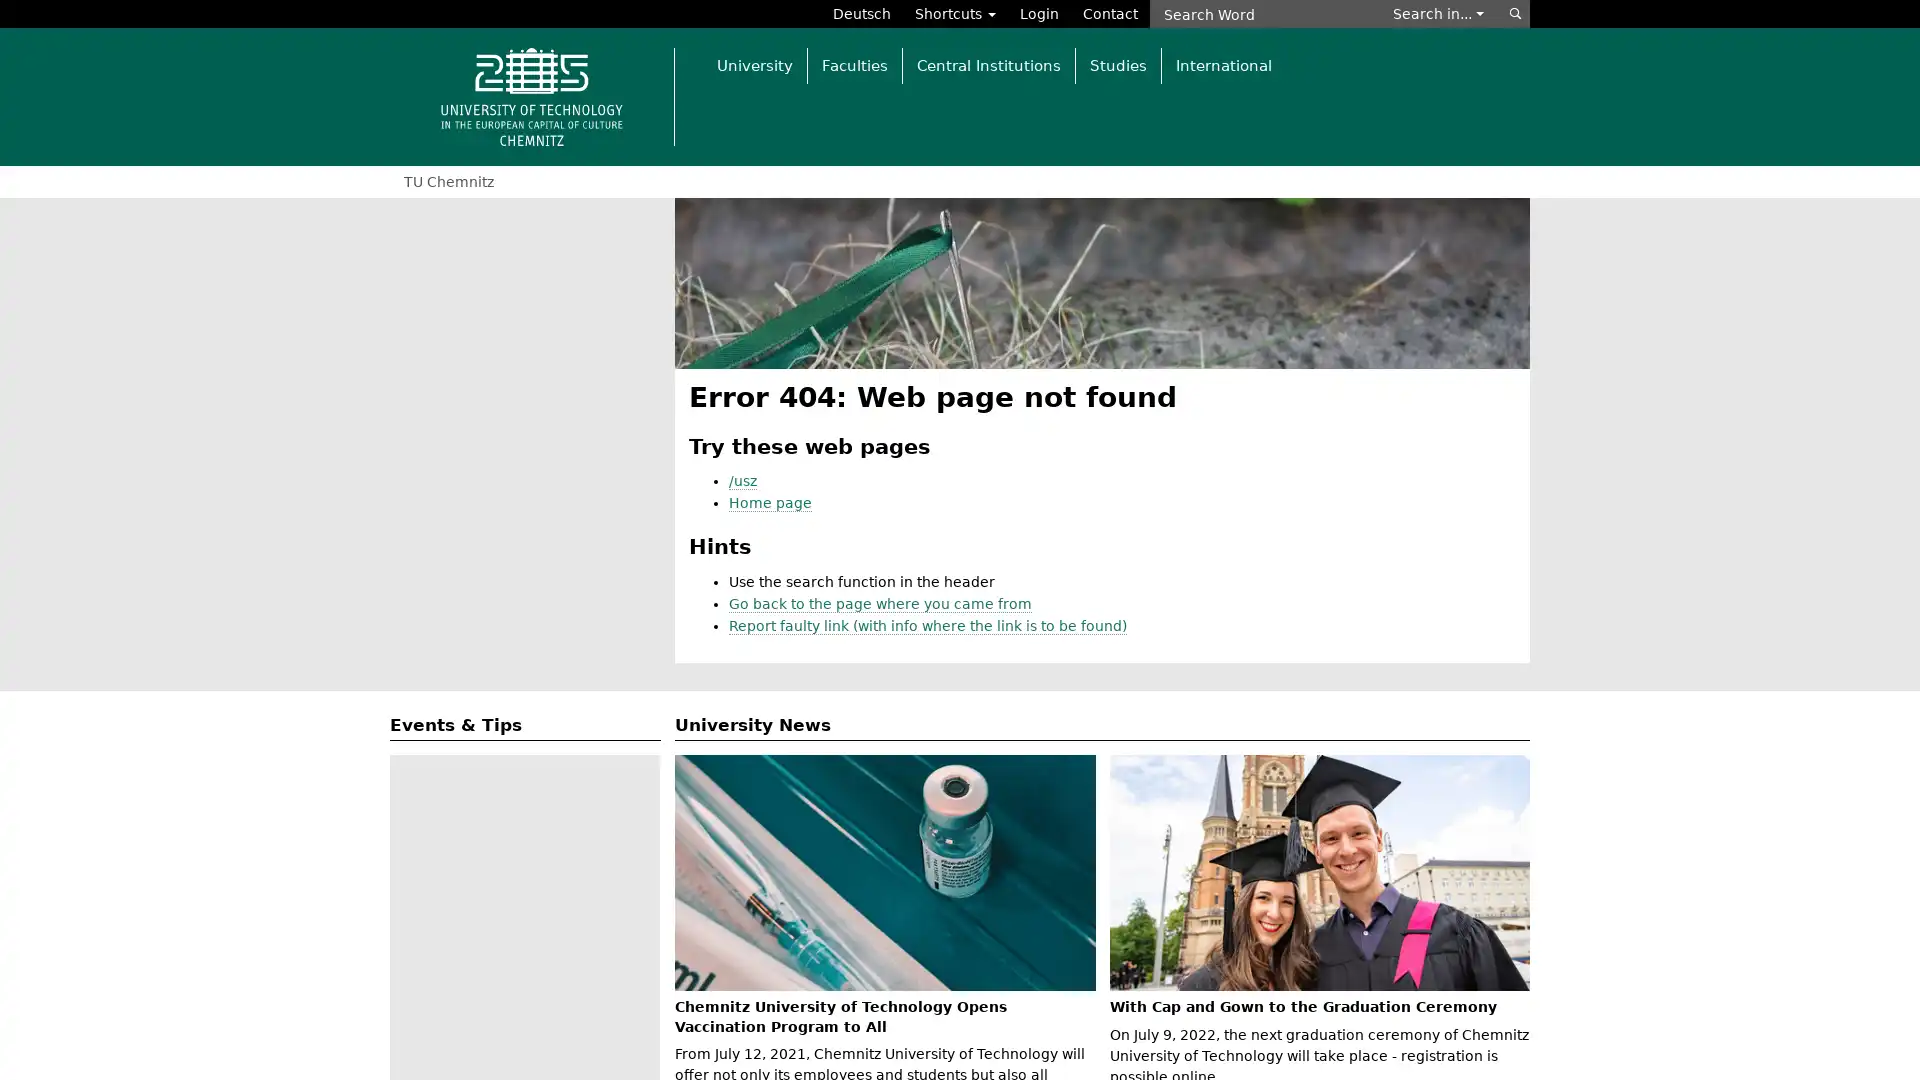 The width and height of the screenshot is (1920, 1080). I want to click on Central Institutions, so click(988, 64).